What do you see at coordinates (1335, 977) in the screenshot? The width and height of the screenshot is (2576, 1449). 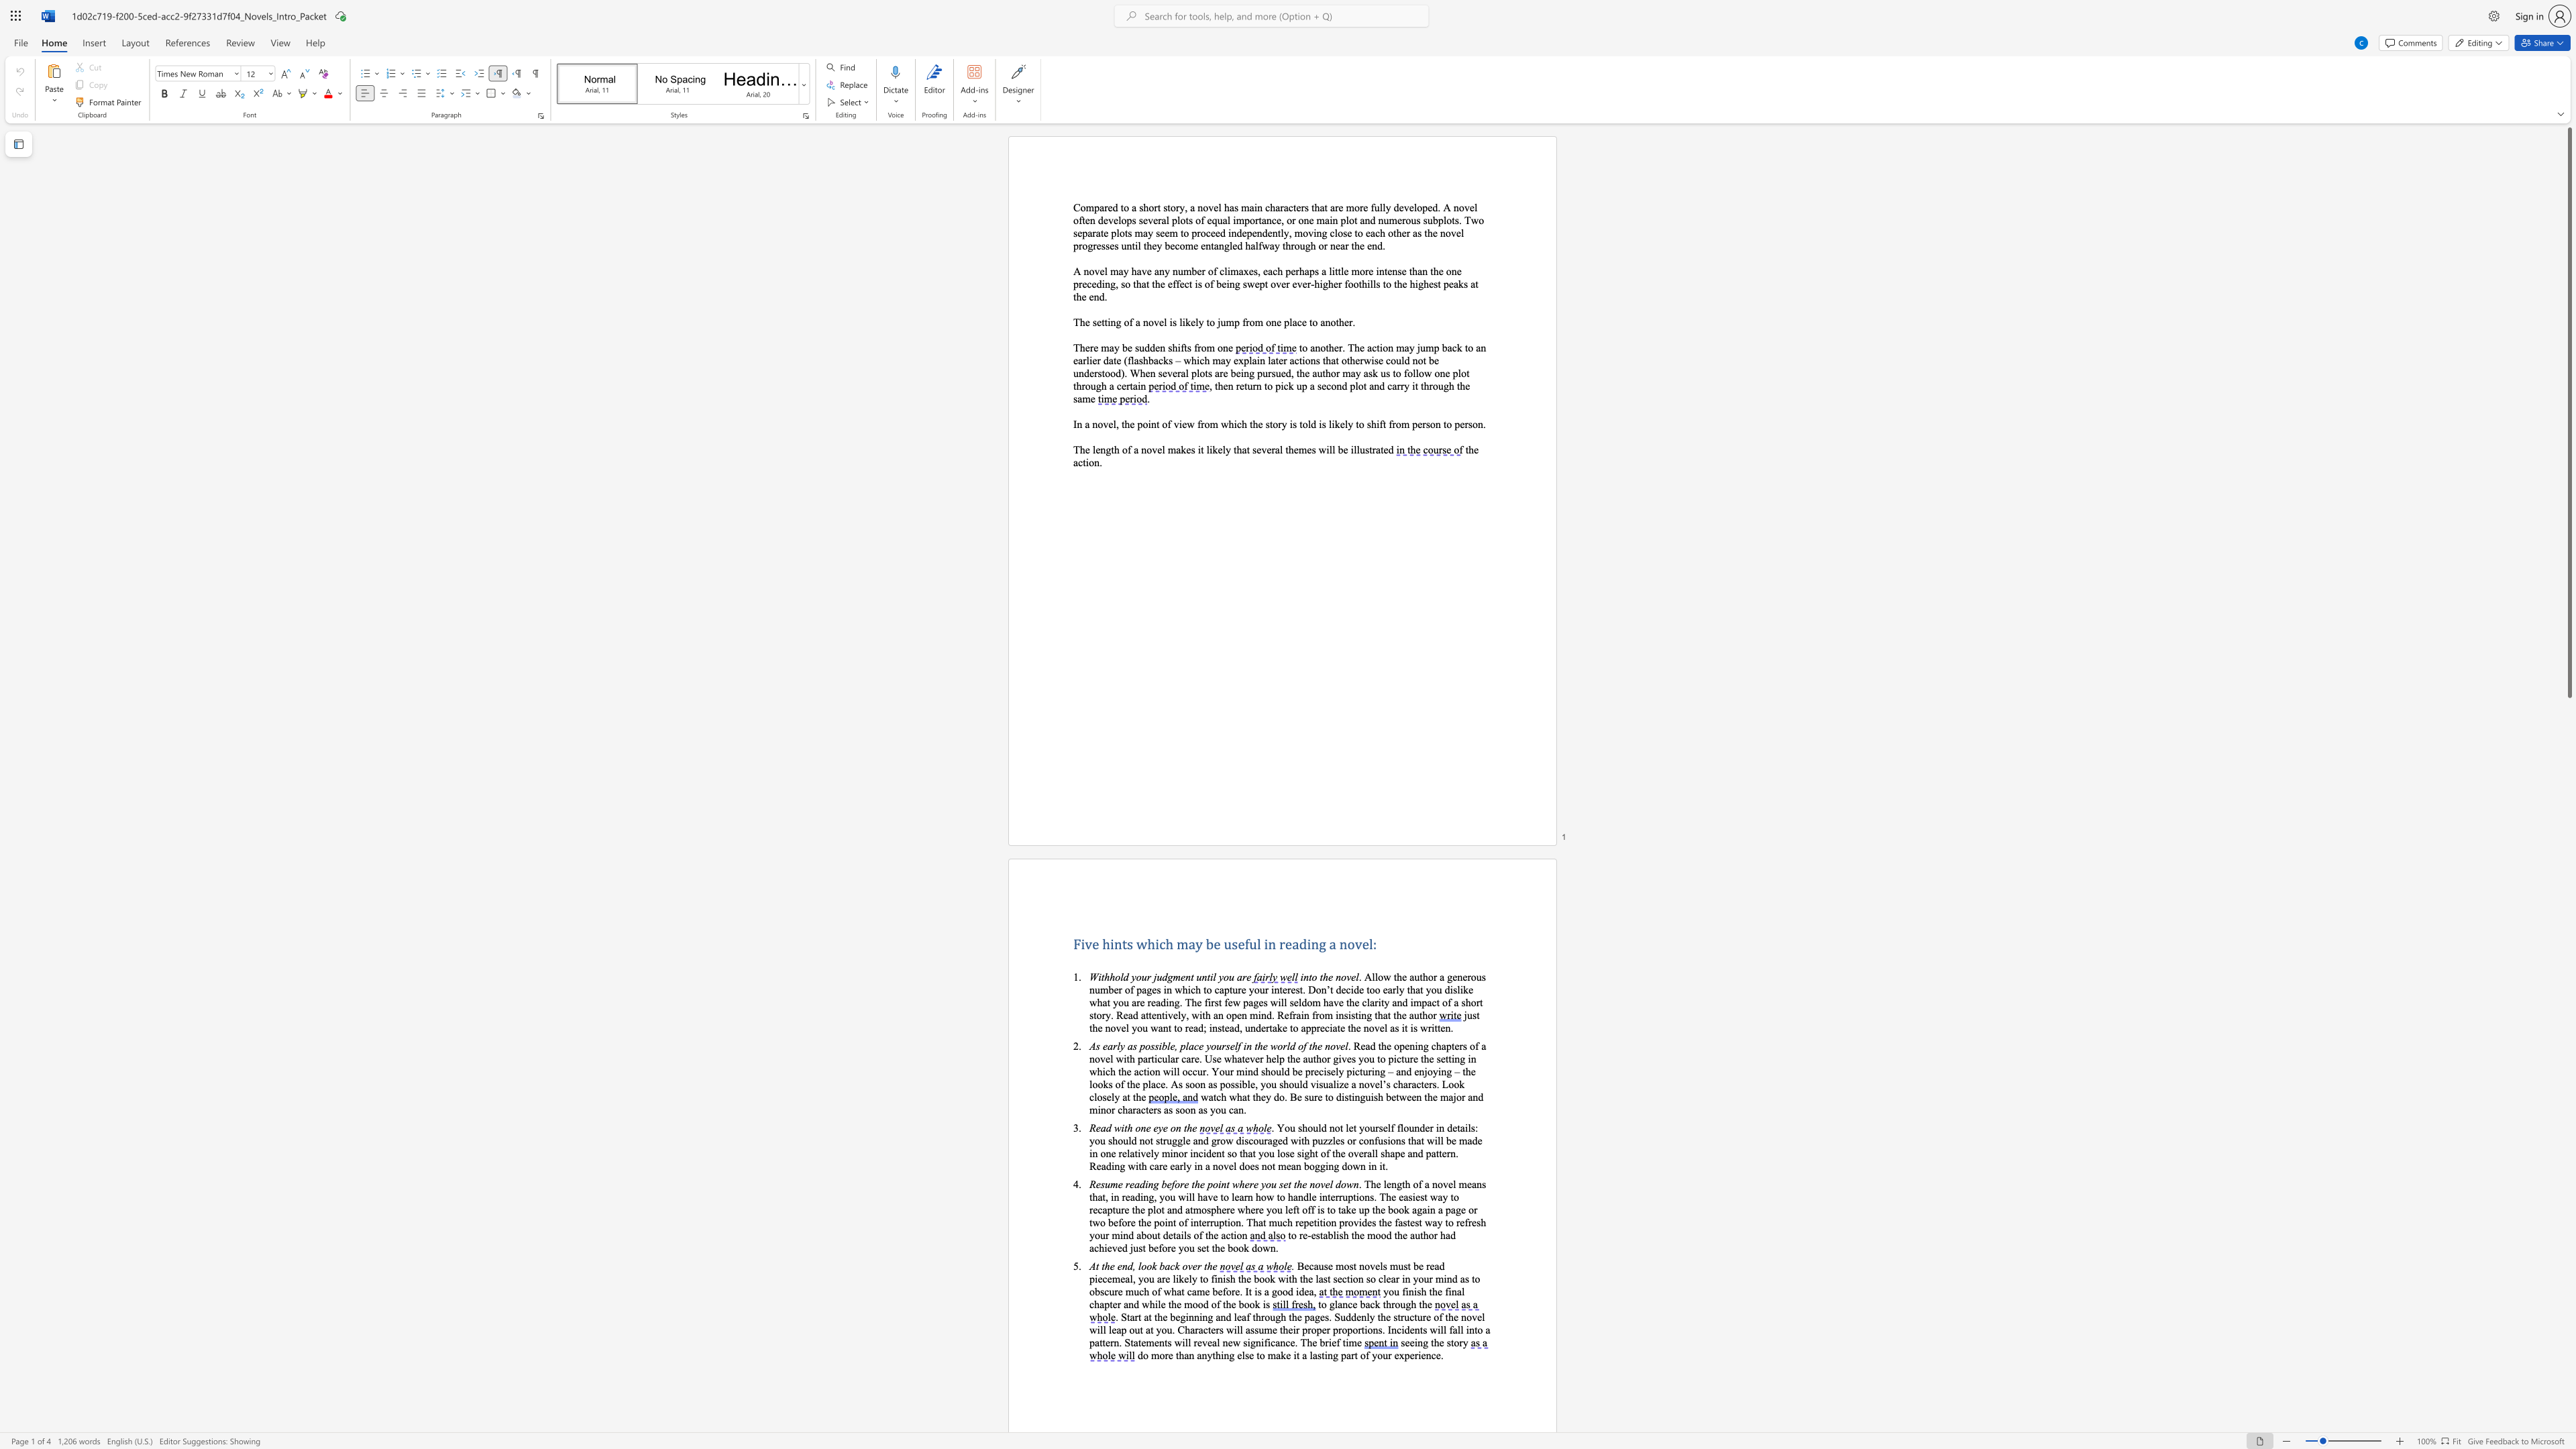 I see `the subset text "nove" within the text "into the novel"` at bounding box center [1335, 977].